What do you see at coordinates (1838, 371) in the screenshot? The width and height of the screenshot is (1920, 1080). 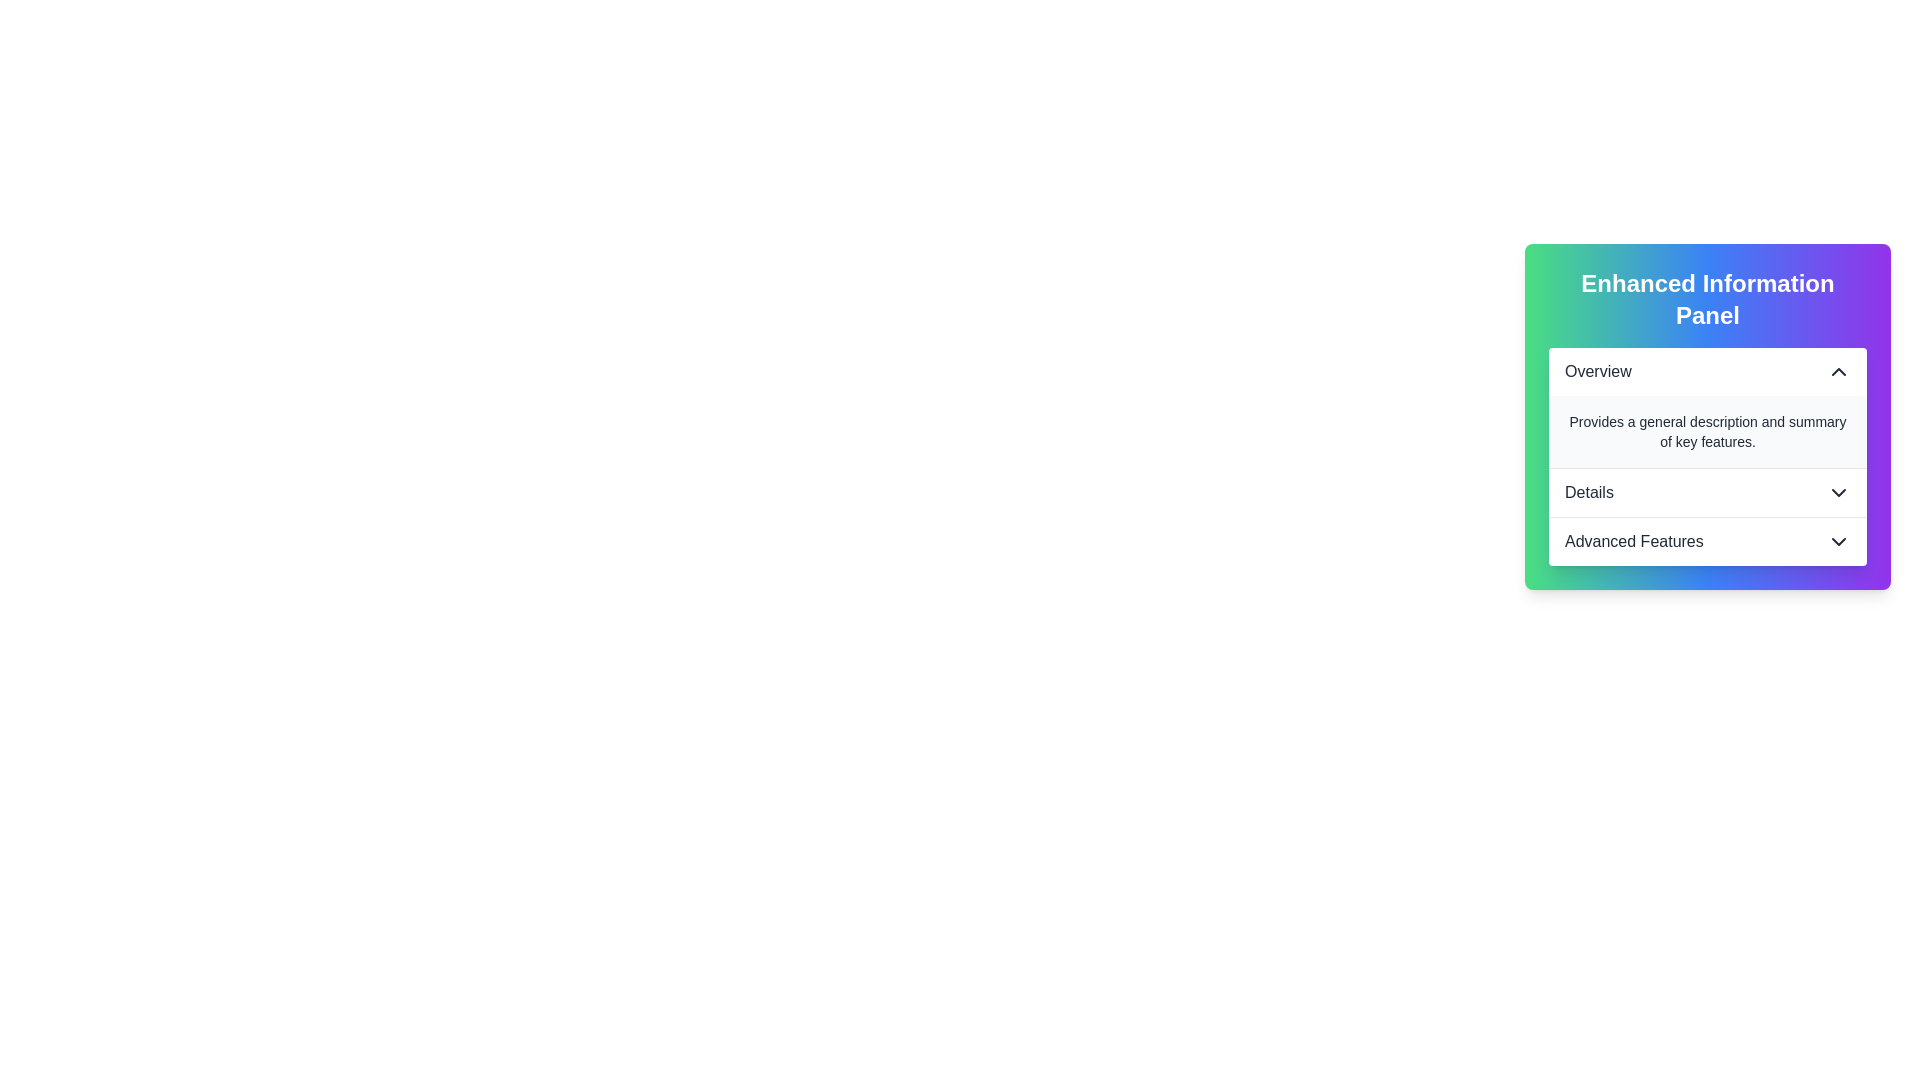 I see `the chevron icon located to the far right of the 'Overview' header section in the Enhanced Information Panel` at bounding box center [1838, 371].